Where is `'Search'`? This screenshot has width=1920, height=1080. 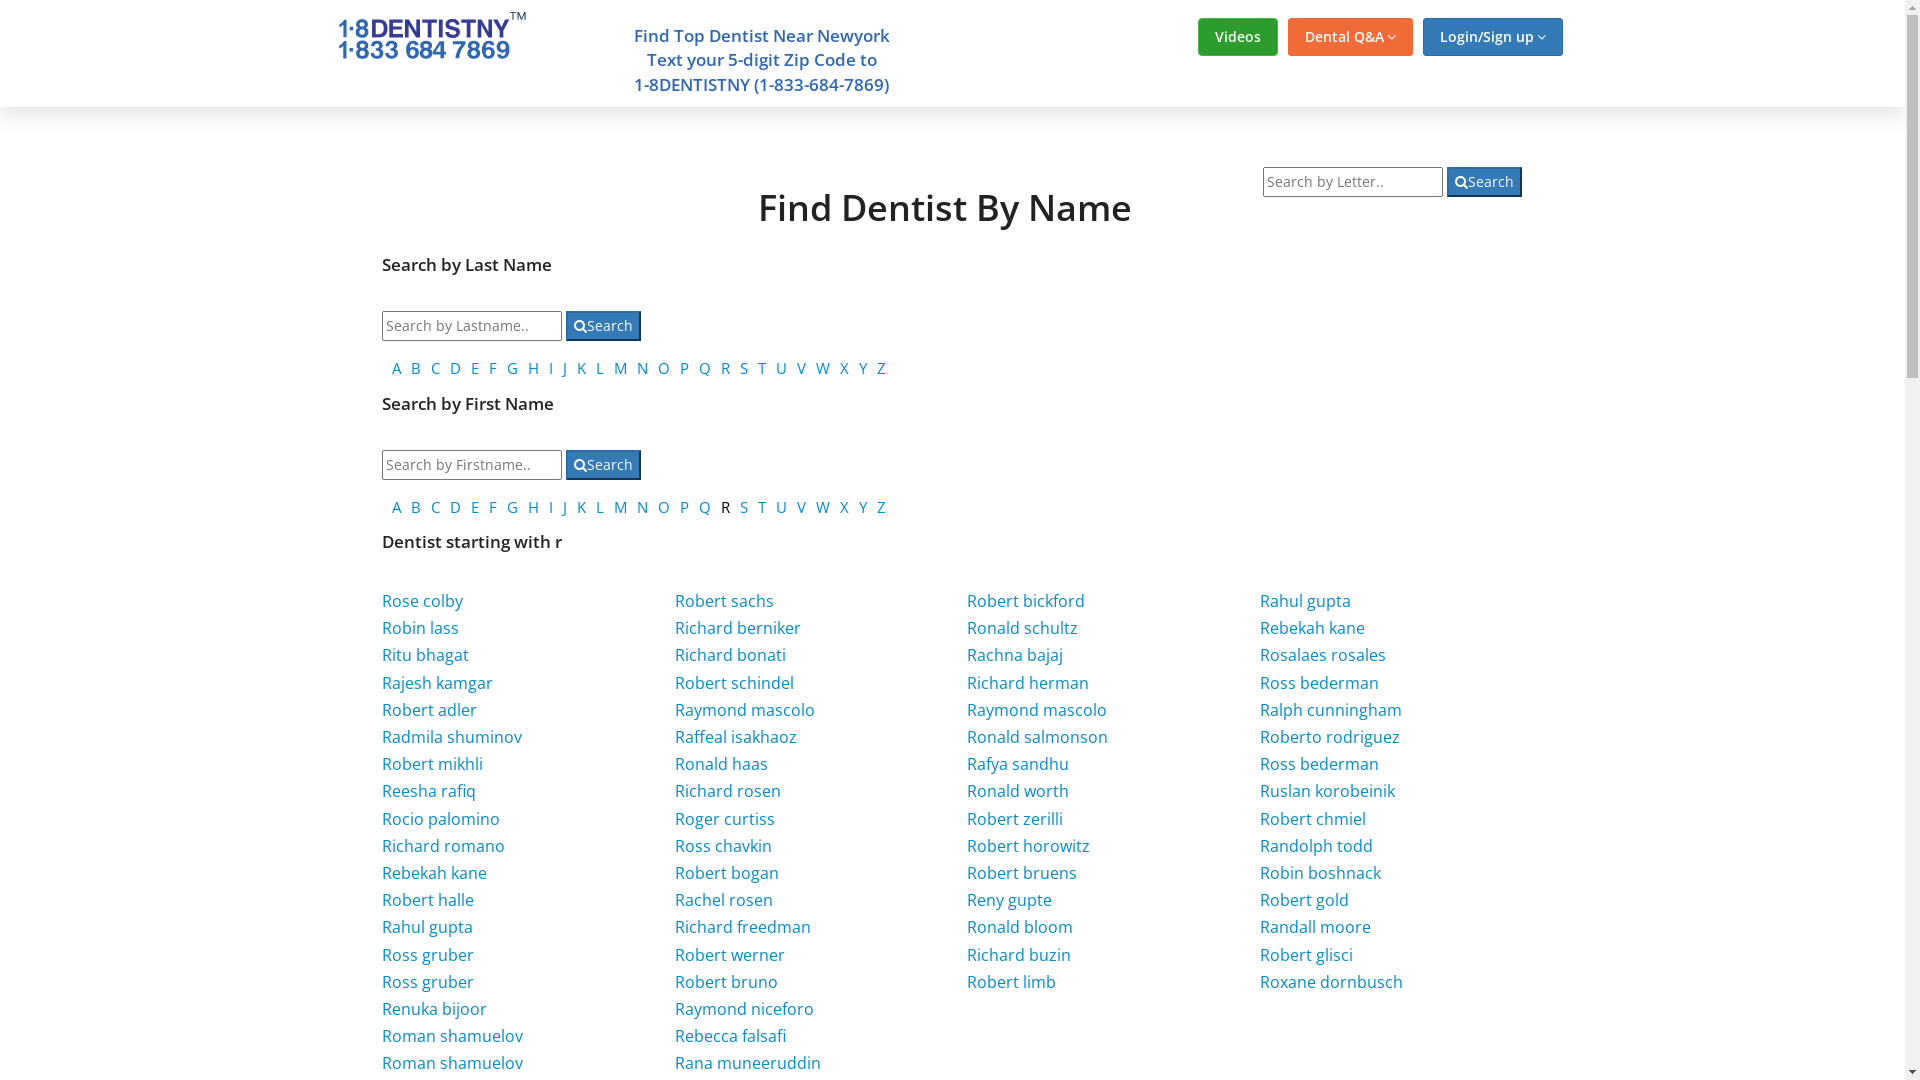 'Search' is located at coordinates (1484, 181).